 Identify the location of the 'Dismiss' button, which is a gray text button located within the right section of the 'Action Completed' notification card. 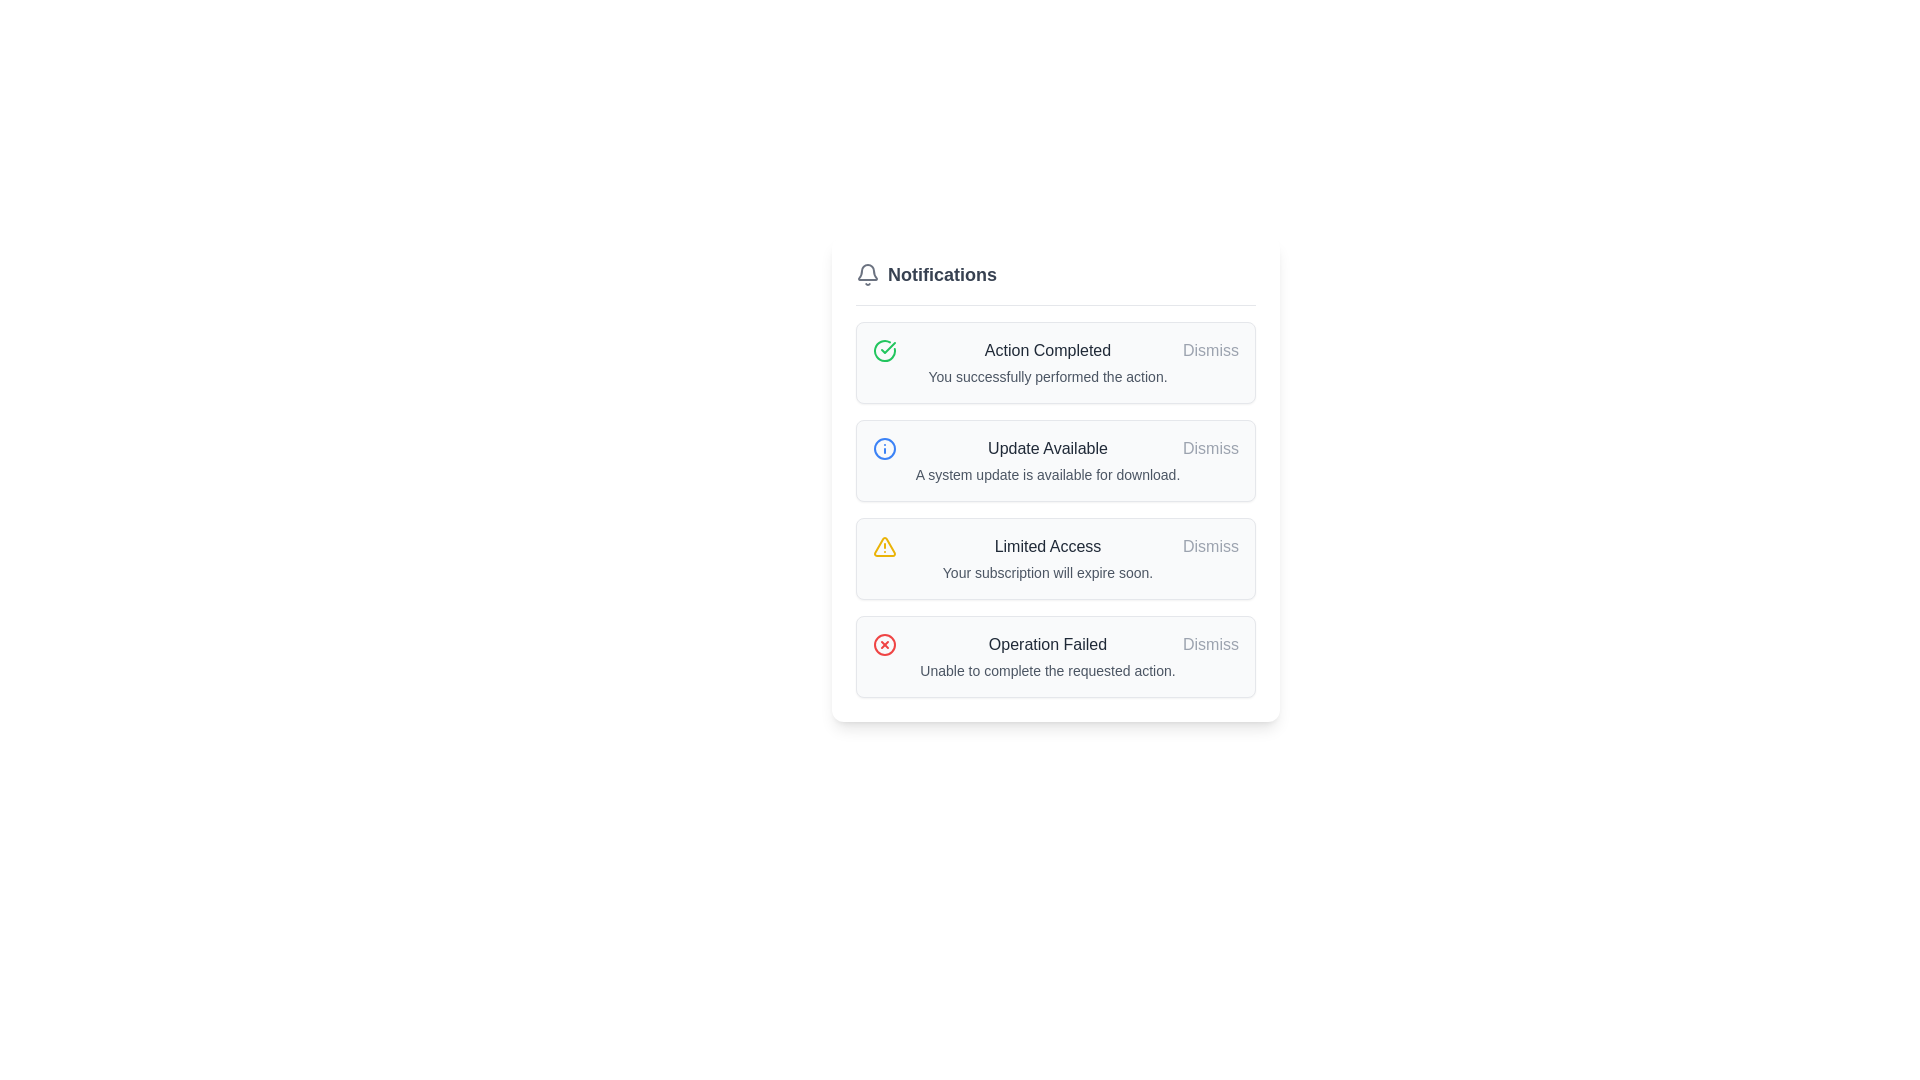
(1209, 350).